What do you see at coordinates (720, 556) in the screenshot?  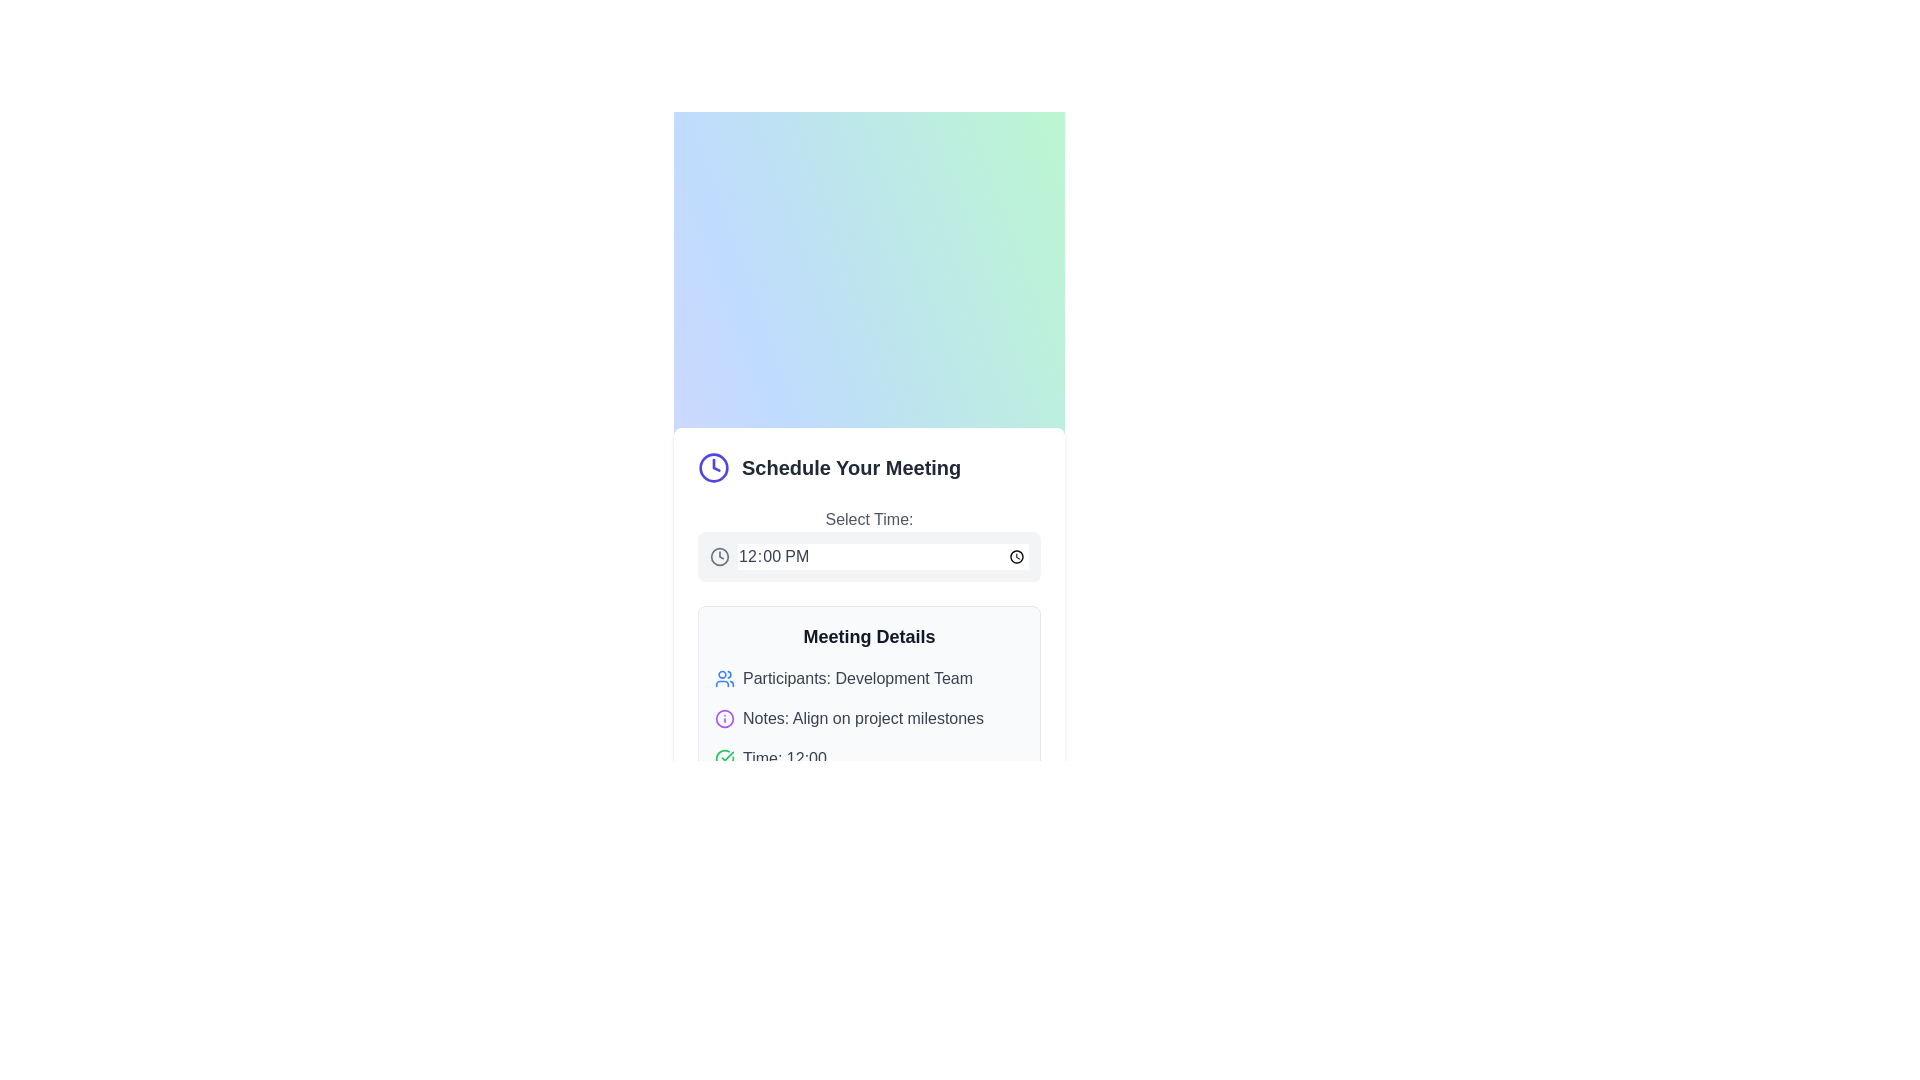 I see `the circular SVG element that represents the outer part of the clock icon located to the left of the 'Schedule Your Meeting' header label` at bounding box center [720, 556].